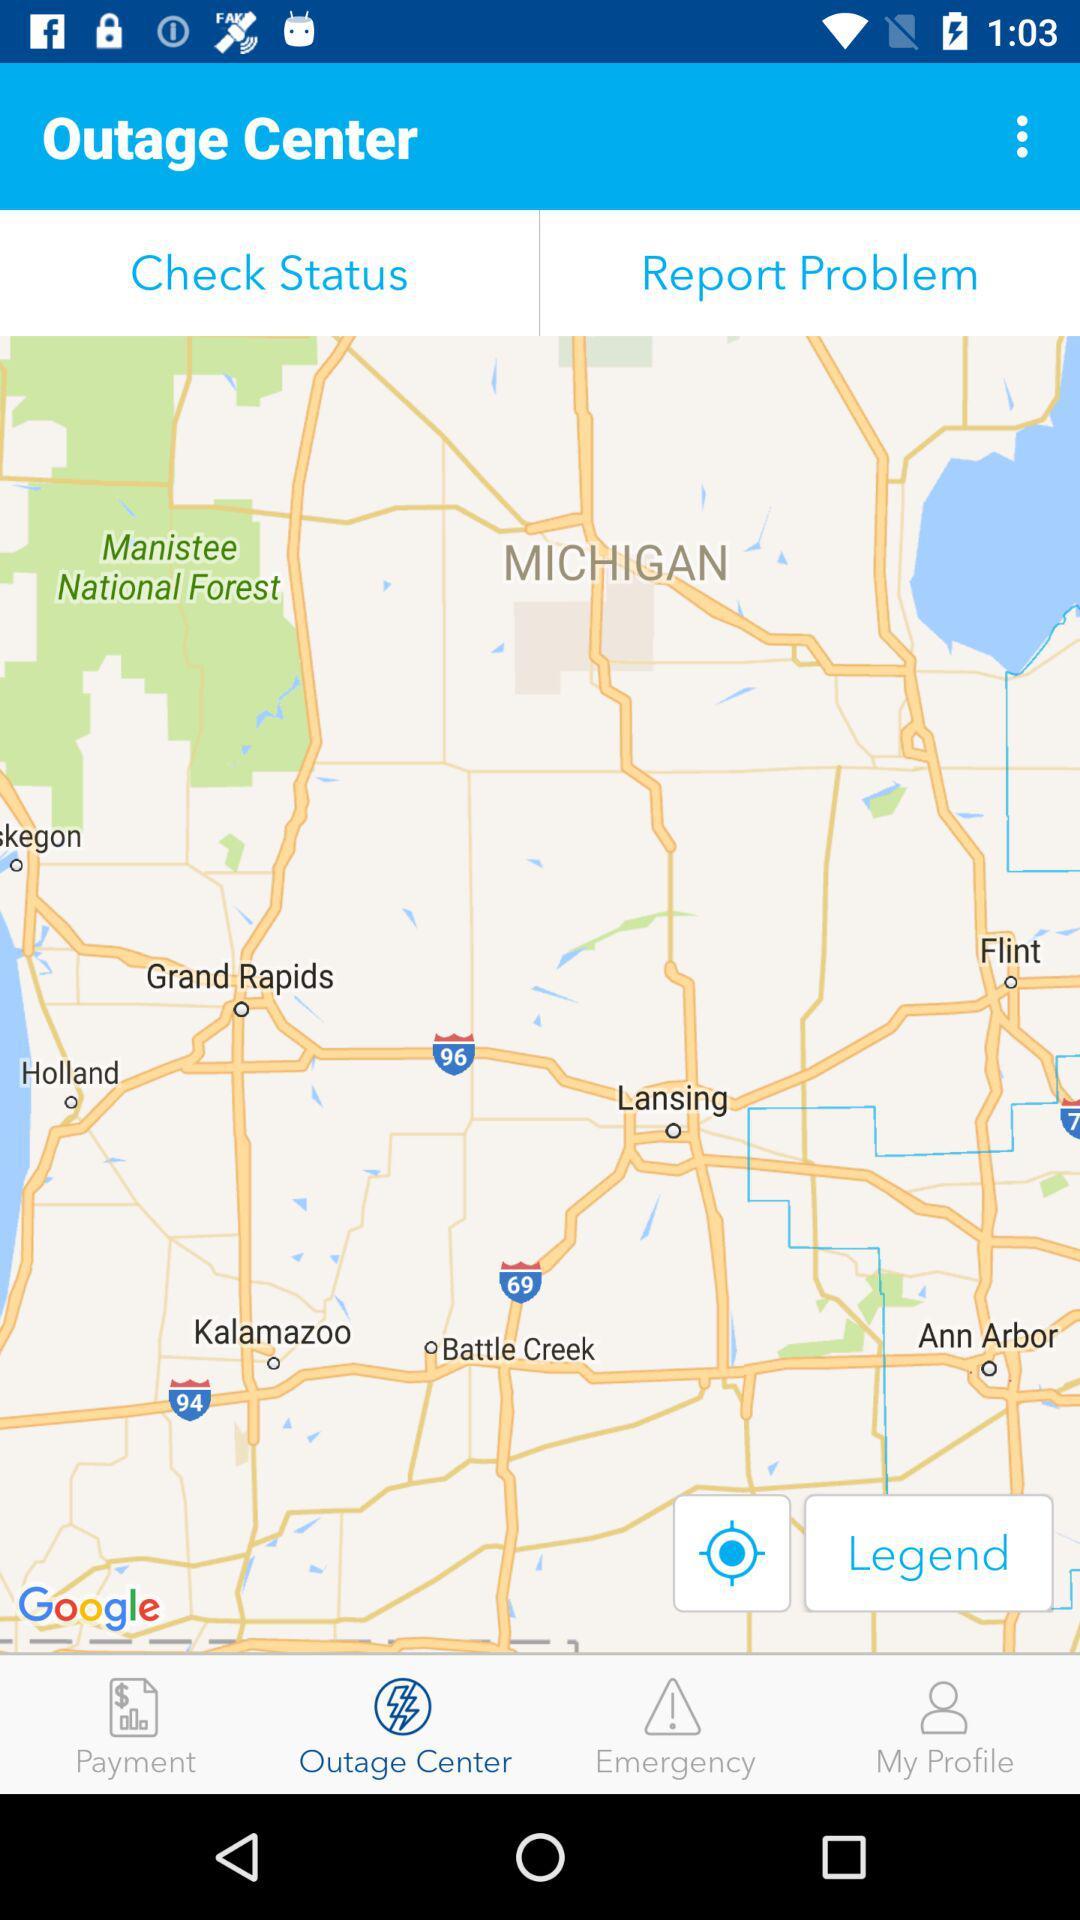 Image resolution: width=1080 pixels, height=1920 pixels. What do you see at coordinates (675, 1723) in the screenshot?
I see `emergency item` at bounding box center [675, 1723].